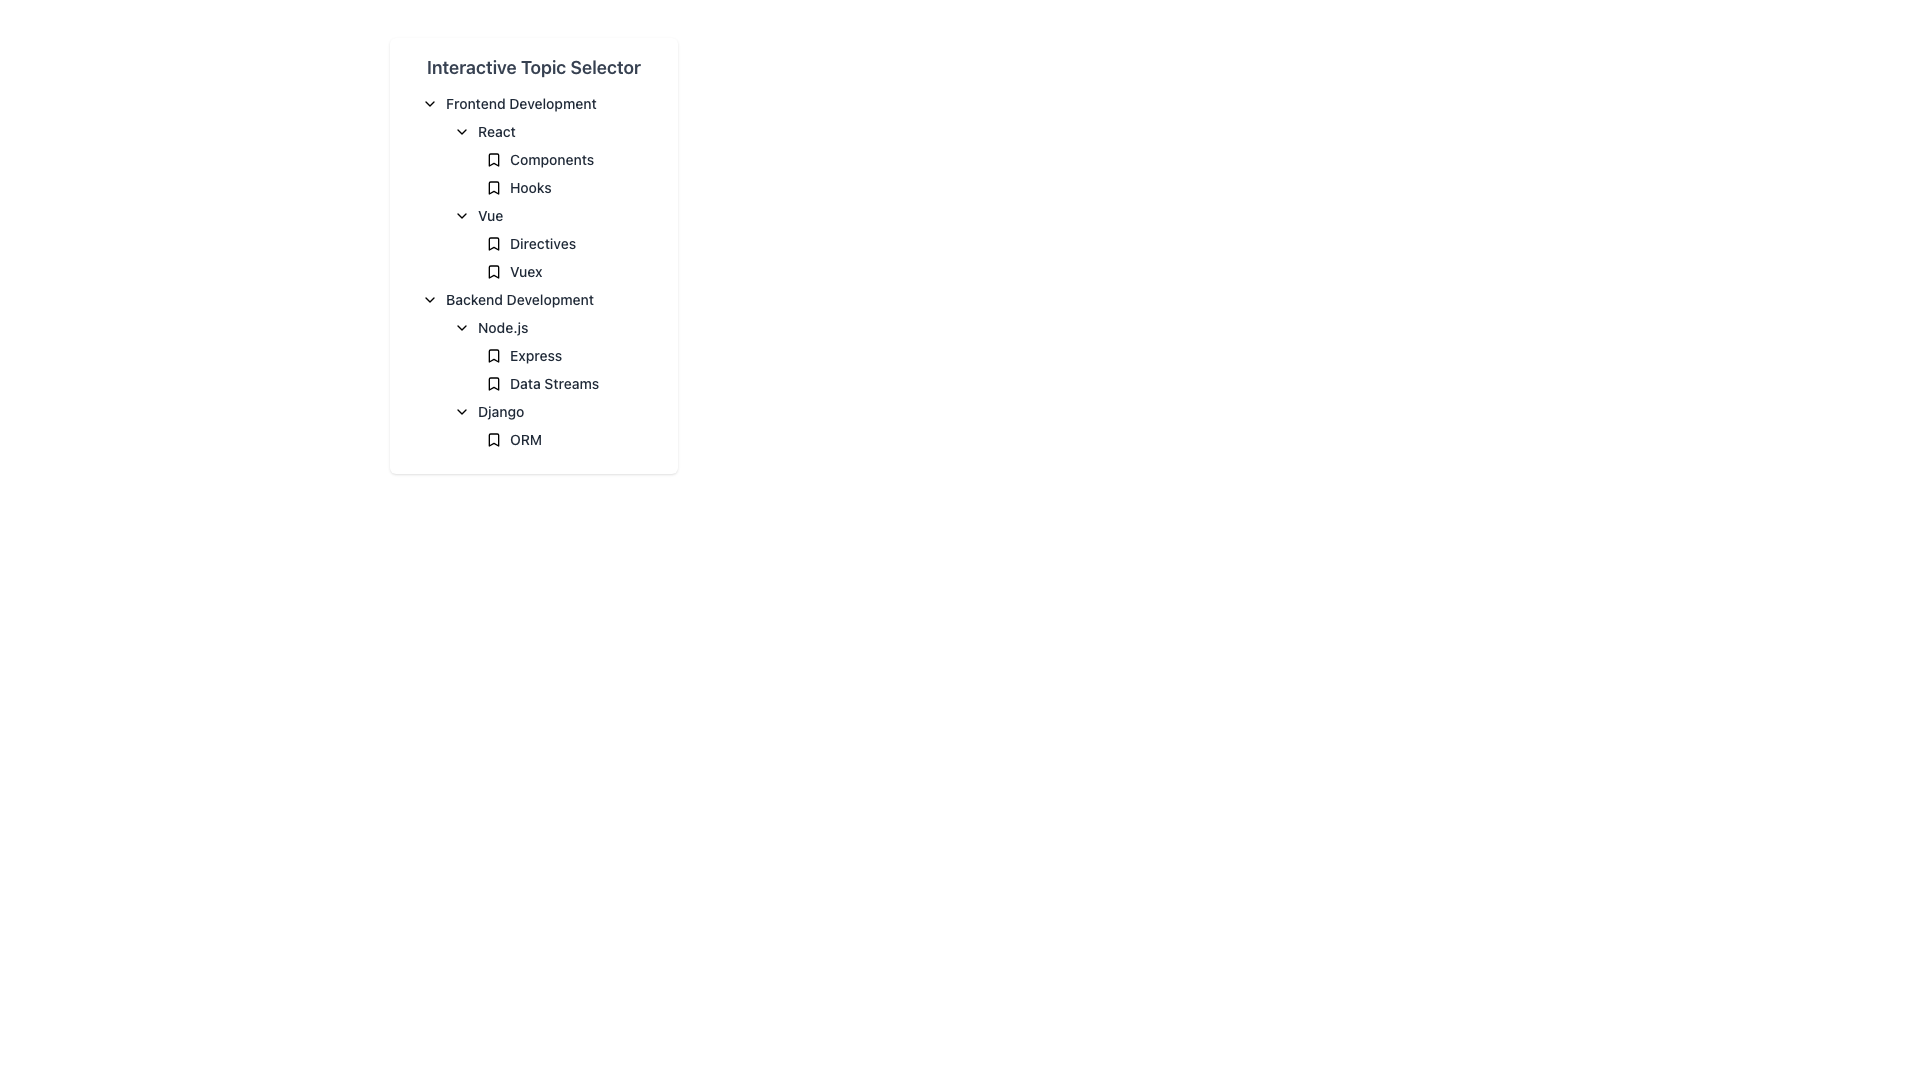 The width and height of the screenshot is (1920, 1080). I want to click on the static text label 'React' located under the 'Frontend Development' category in the interactive topic selector, so click(496, 131).